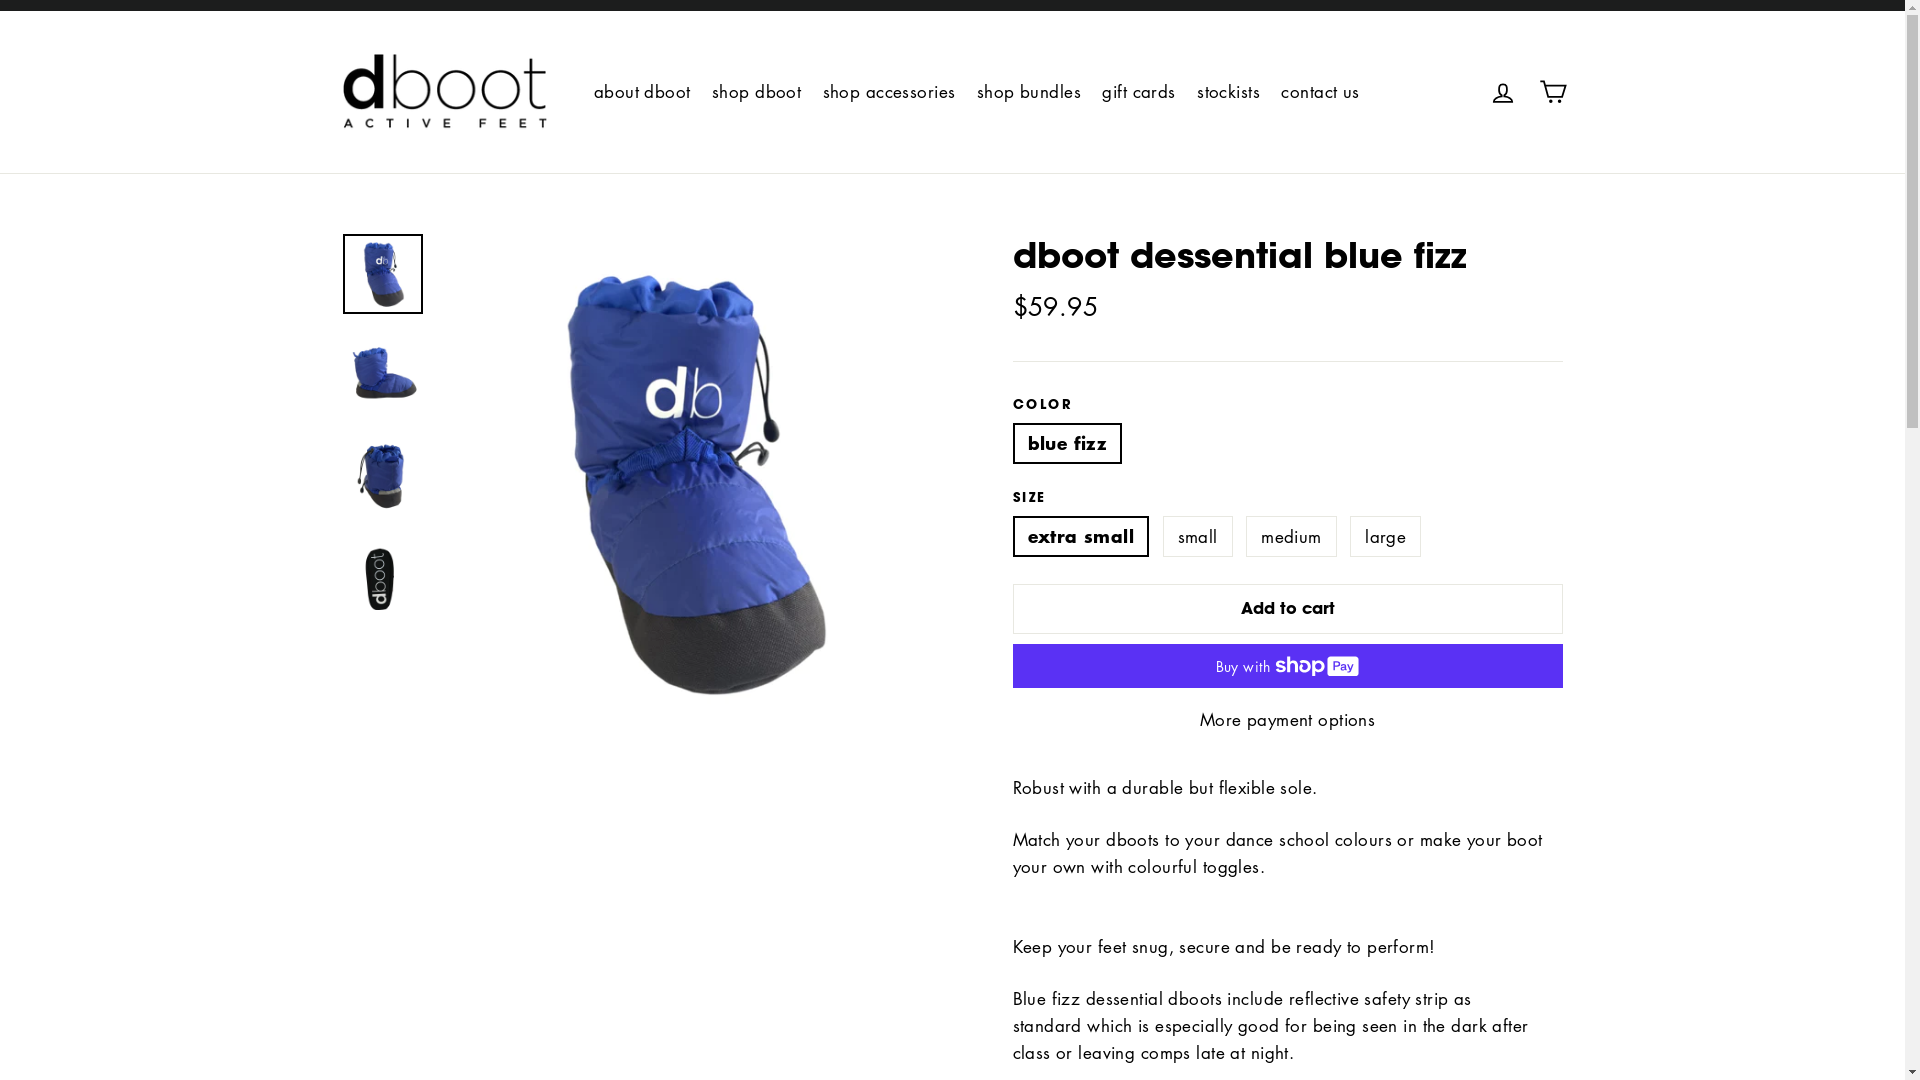 This screenshot has width=1920, height=1080. What do you see at coordinates (1286, 718) in the screenshot?
I see `'More payment options'` at bounding box center [1286, 718].